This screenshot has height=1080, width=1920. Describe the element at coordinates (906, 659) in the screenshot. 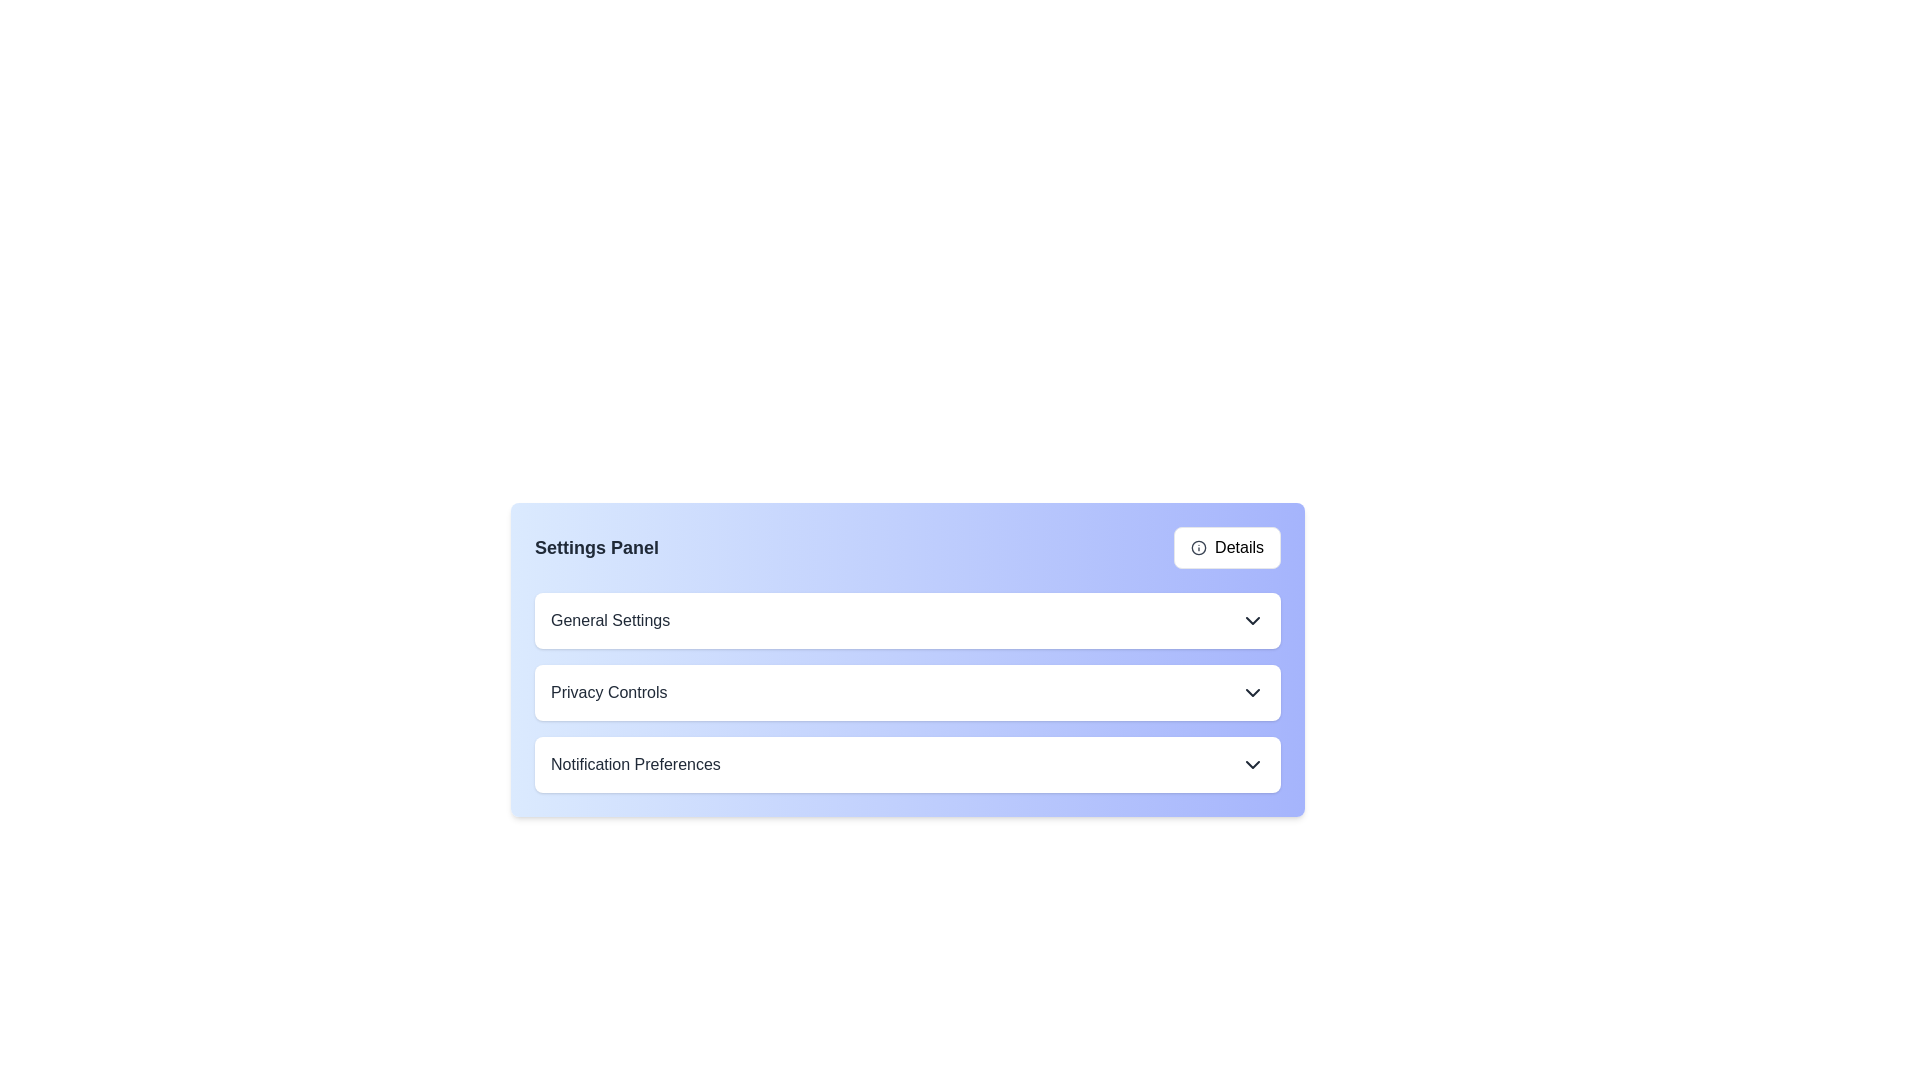

I see `the settings menu panel, which contains sections for General Settings, Privacy Controls, and Notification Preferences` at that location.